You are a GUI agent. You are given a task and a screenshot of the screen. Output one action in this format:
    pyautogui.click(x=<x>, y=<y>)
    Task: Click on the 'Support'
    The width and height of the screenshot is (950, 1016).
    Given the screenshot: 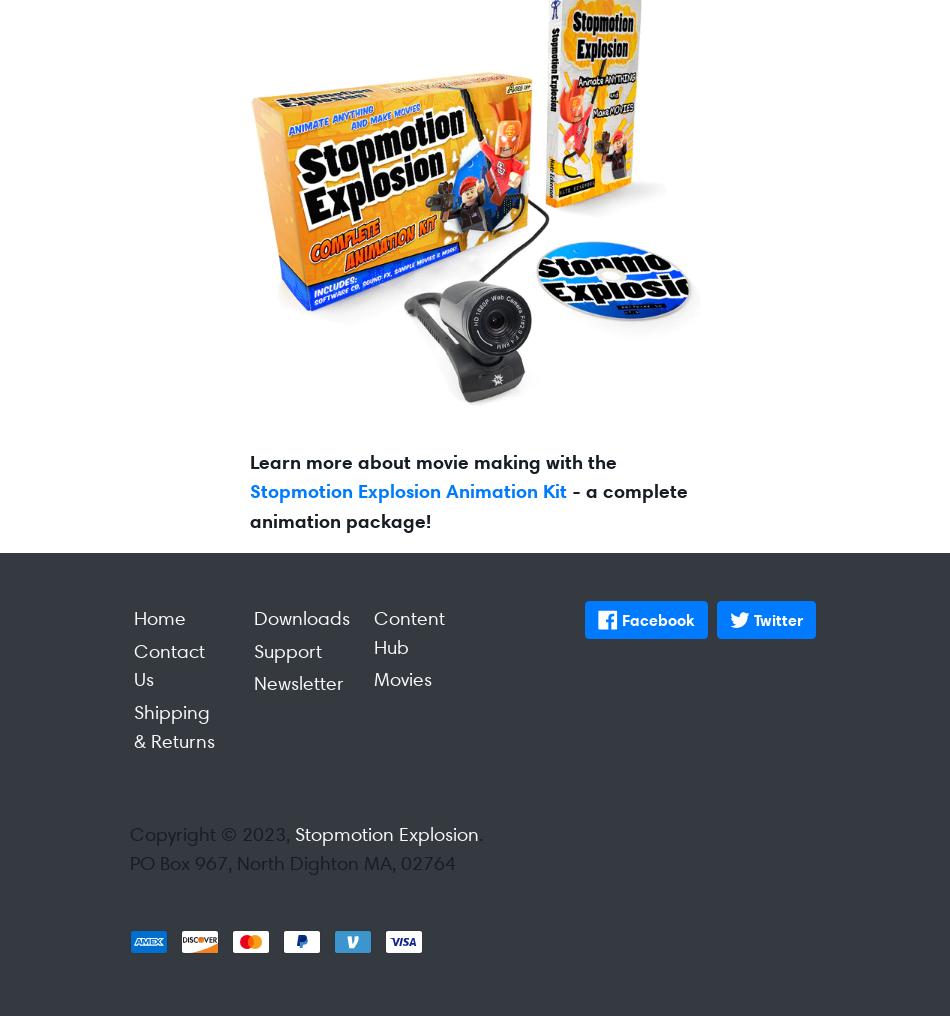 What is the action you would take?
    pyautogui.click(x=287, y=649)
    